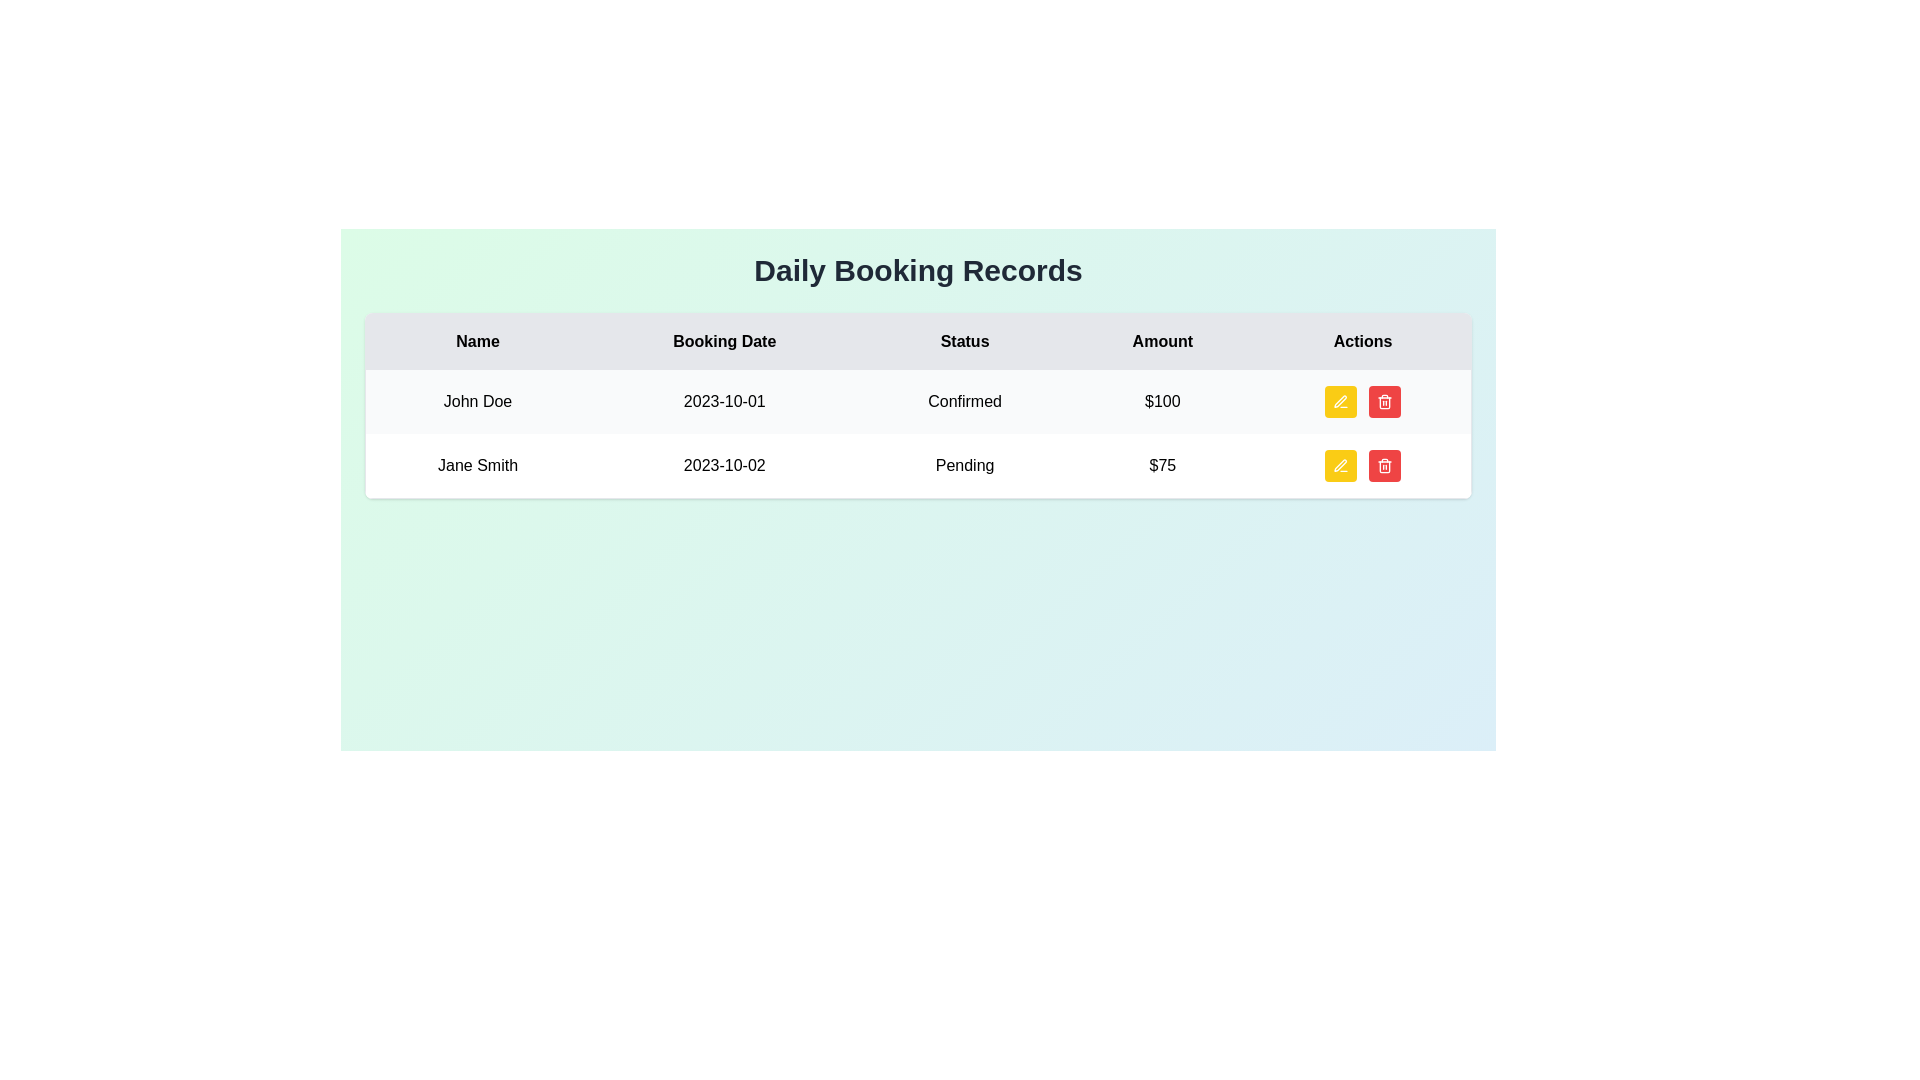  Describe the element at coordinates (723, 466) in the screenshot. I see `the static text displaying the booking date for 'Jane Smith', located in the second column of the second row under the 'Booking Date' header` at that location.